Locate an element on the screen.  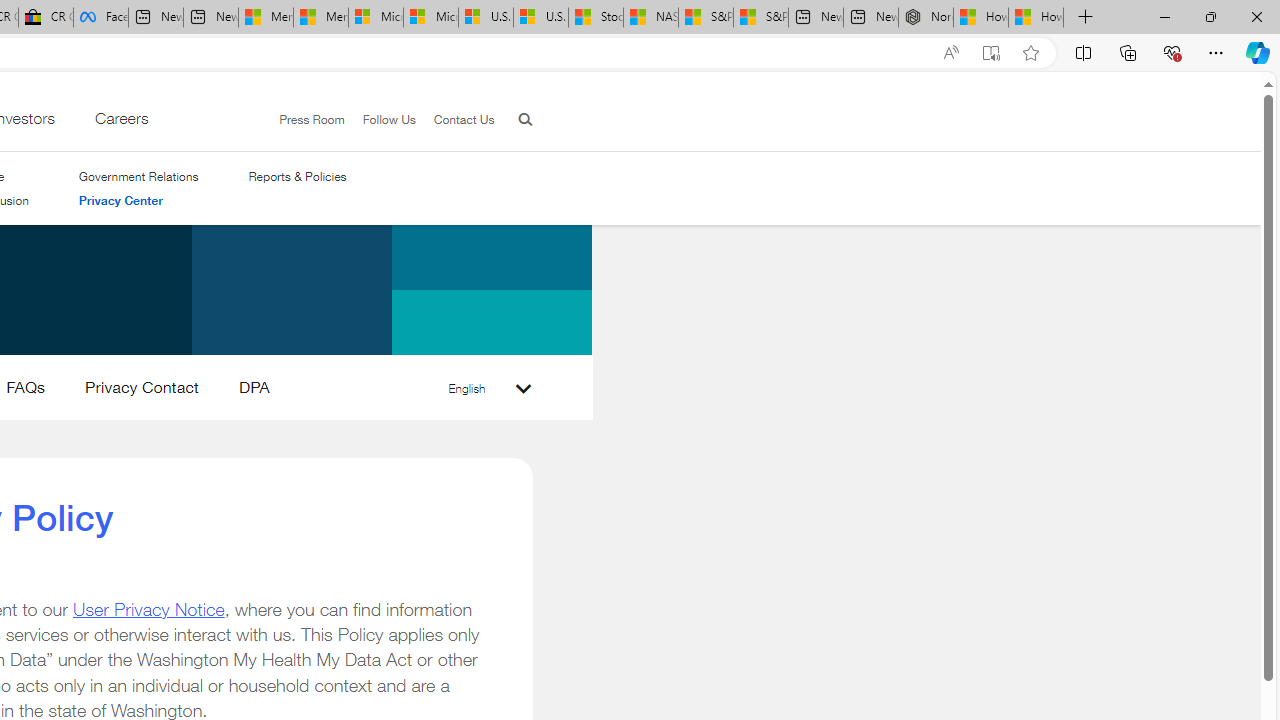
'Reports & Policies' is located at coordinates (296, 175).